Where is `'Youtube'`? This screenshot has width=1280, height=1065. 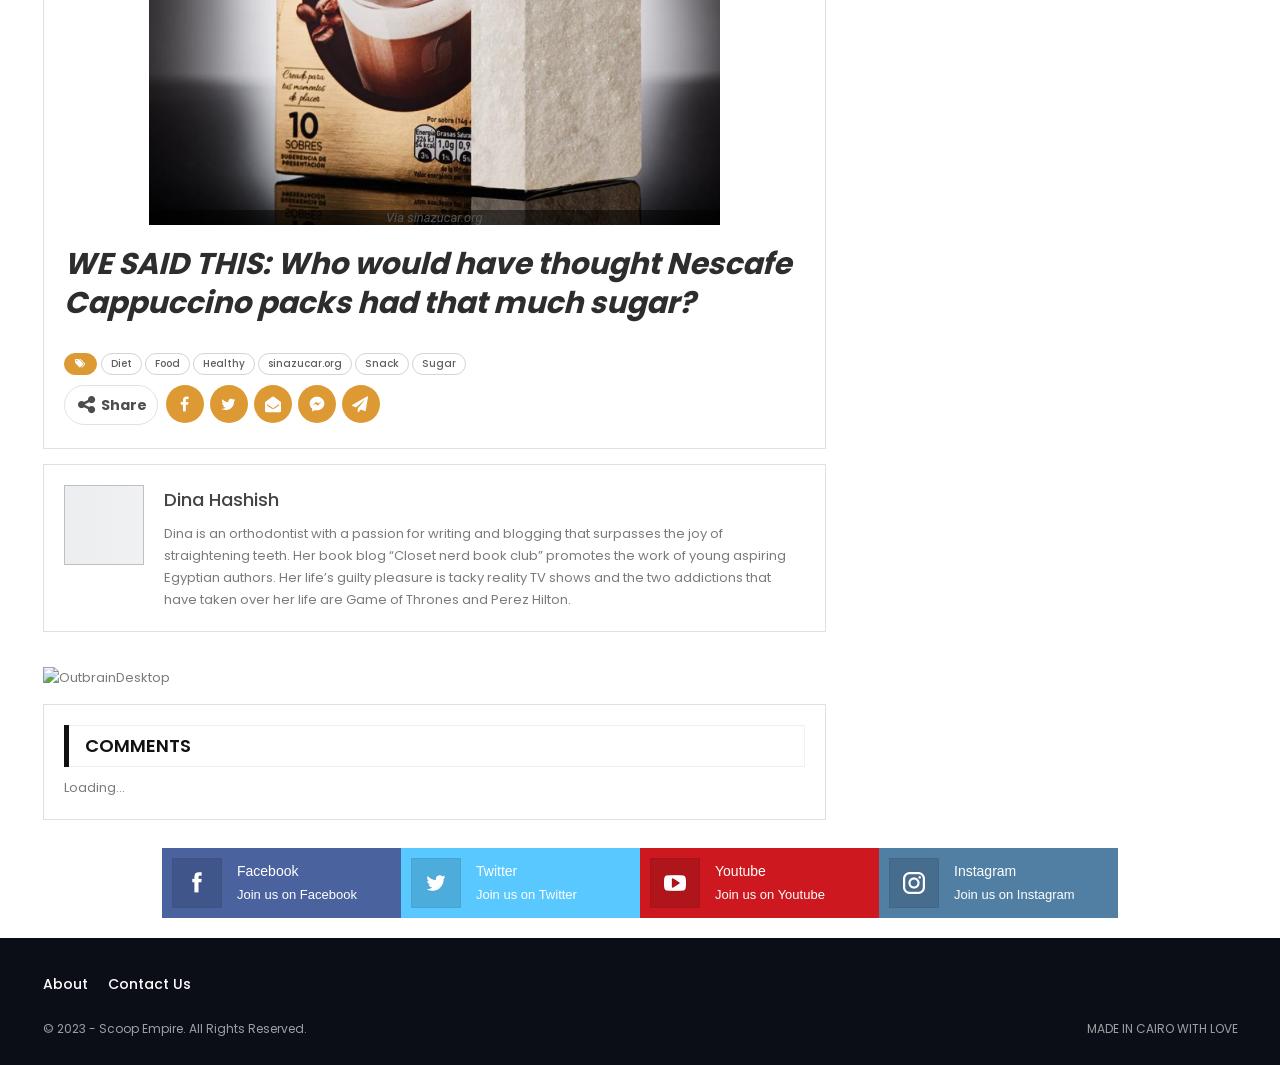 'Youtube' is located at coordinates (738, 869).